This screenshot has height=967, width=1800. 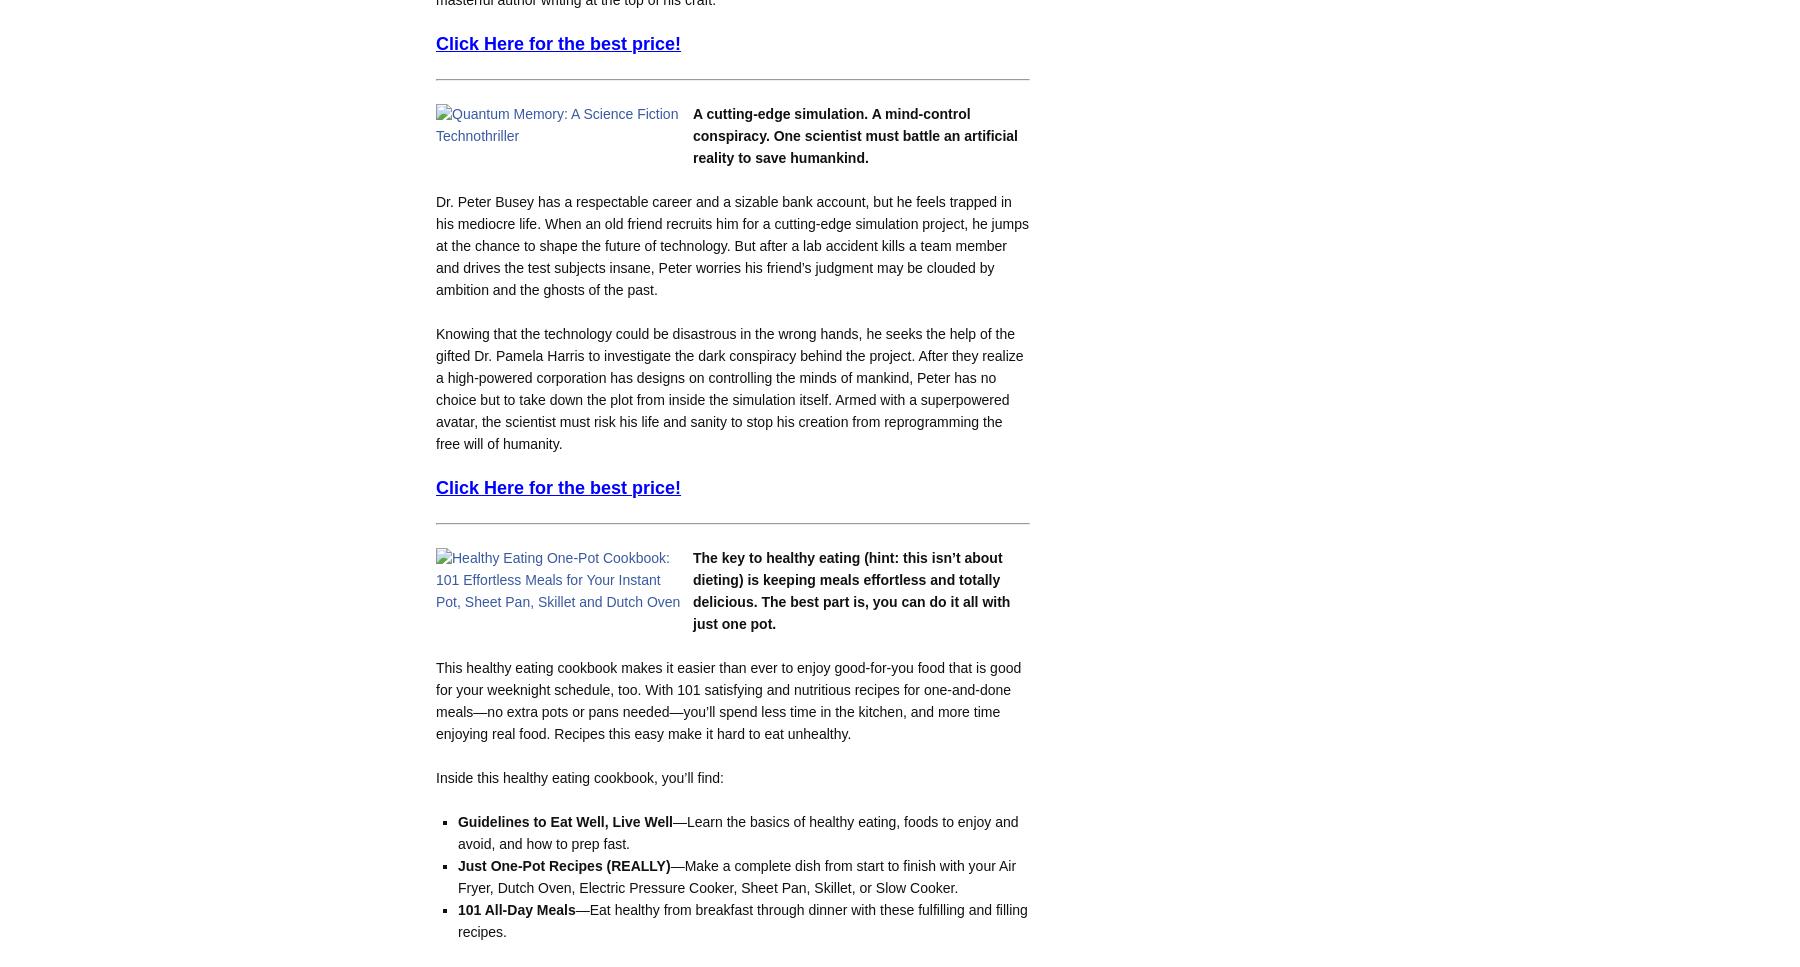 I want to click on 'Just One-Pot Recipes (REALLY)', so click(x=562, y=863).